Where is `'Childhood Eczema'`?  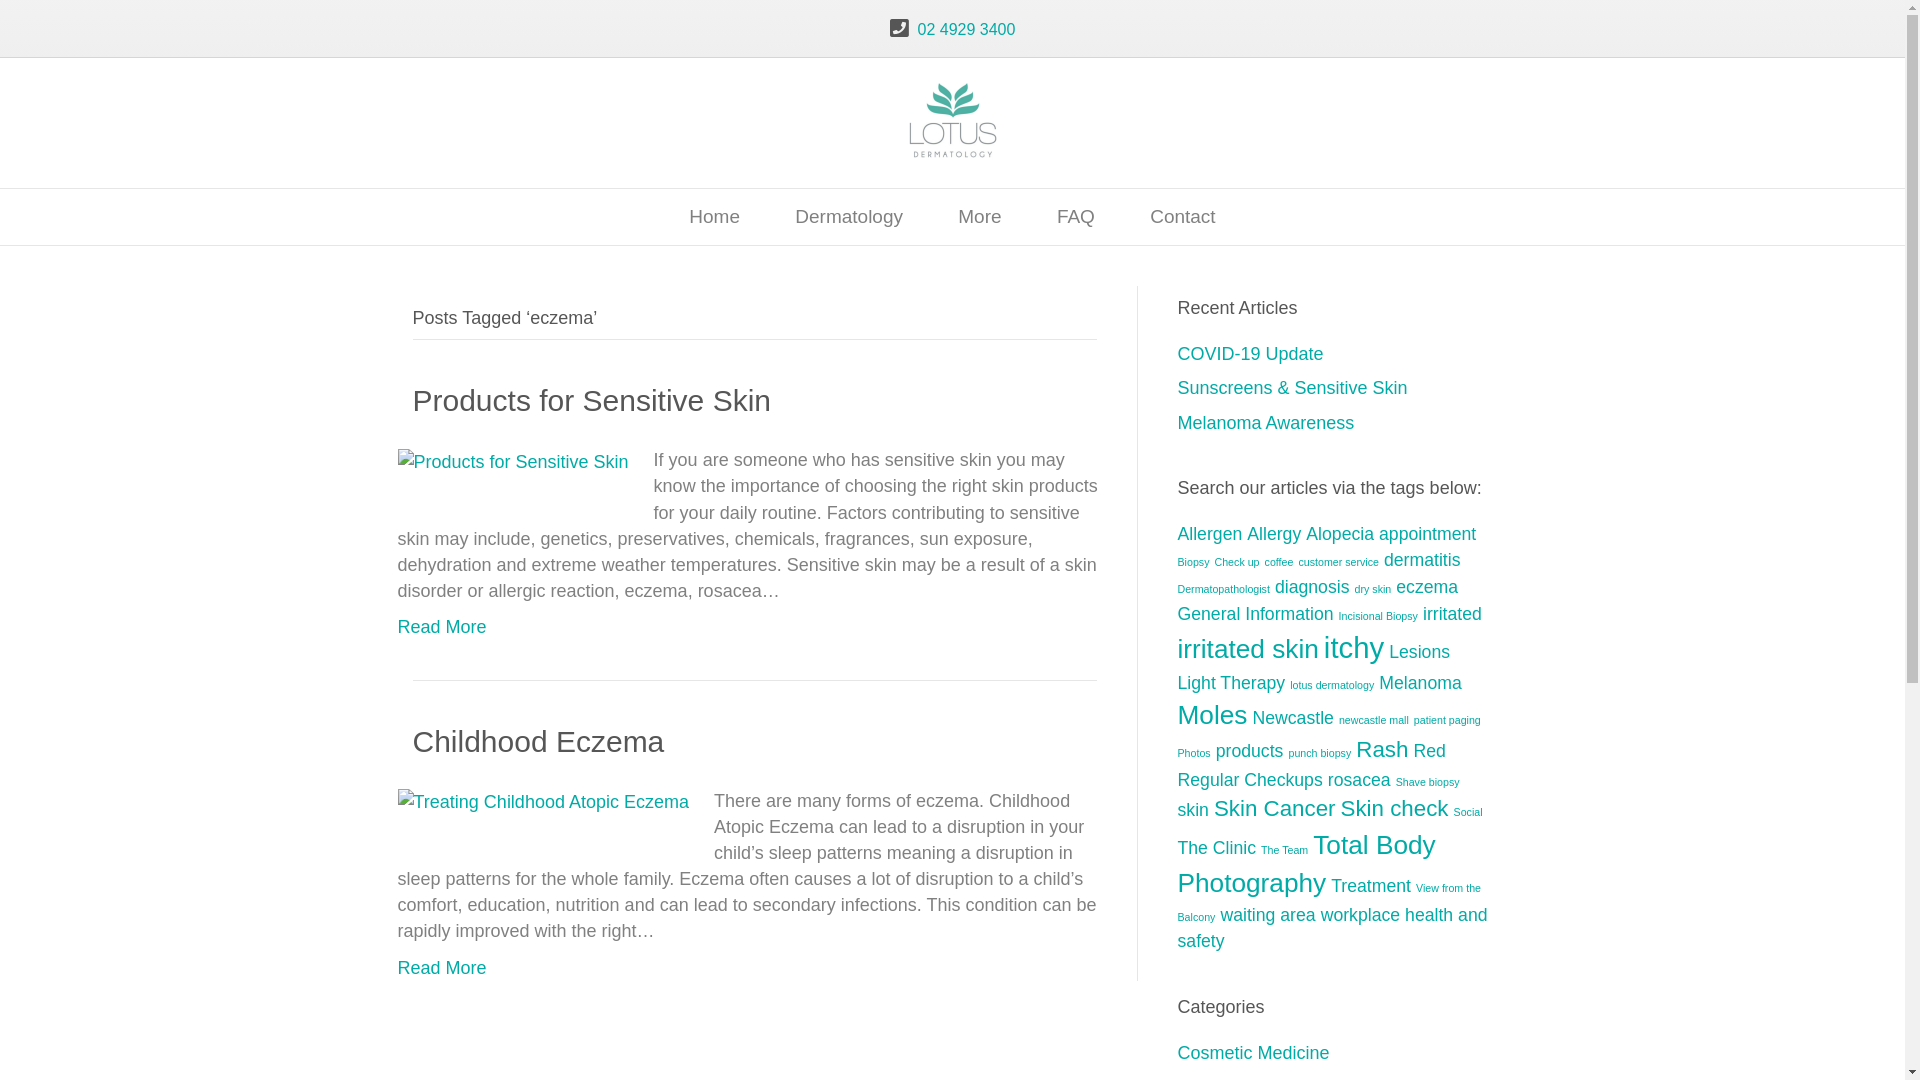 'Childhood Eczema' is located at coordinates (537, 741).